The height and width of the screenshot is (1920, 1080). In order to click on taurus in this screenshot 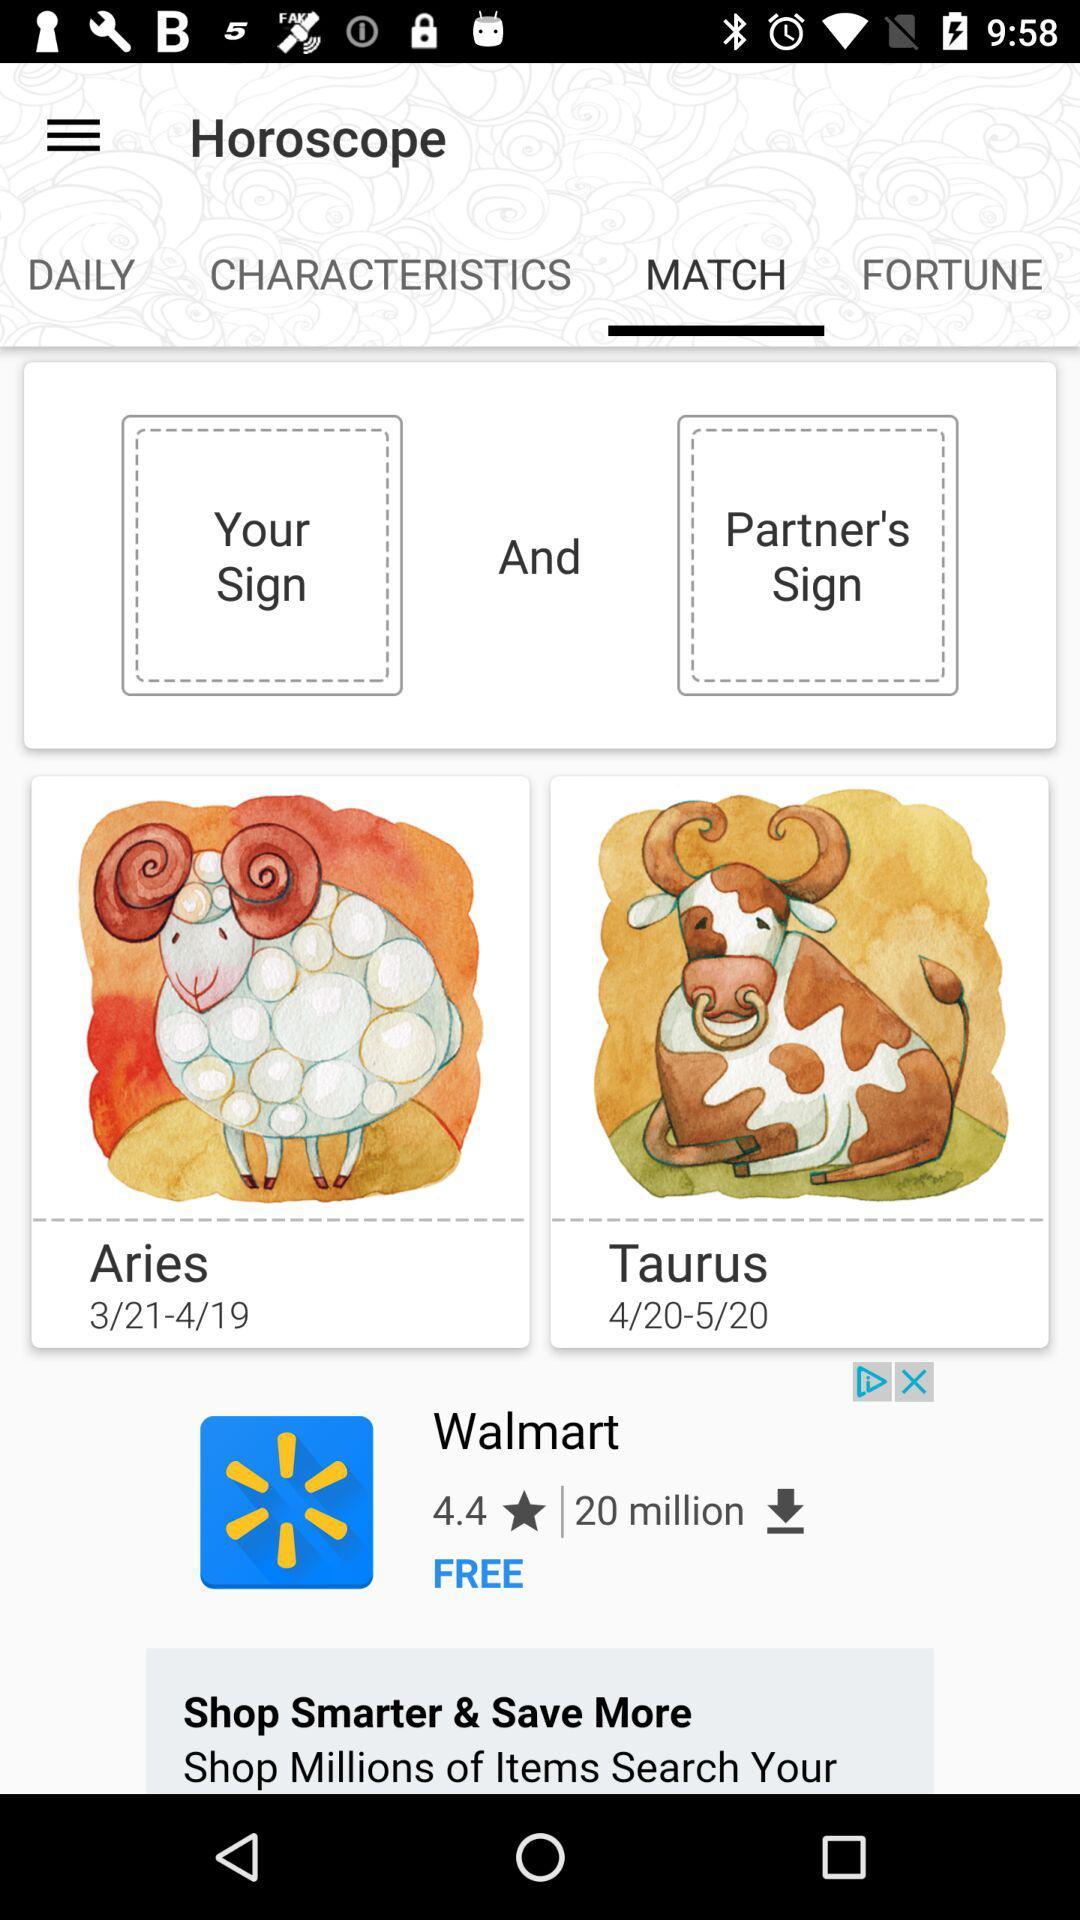, I will do `click(798, 996)`.